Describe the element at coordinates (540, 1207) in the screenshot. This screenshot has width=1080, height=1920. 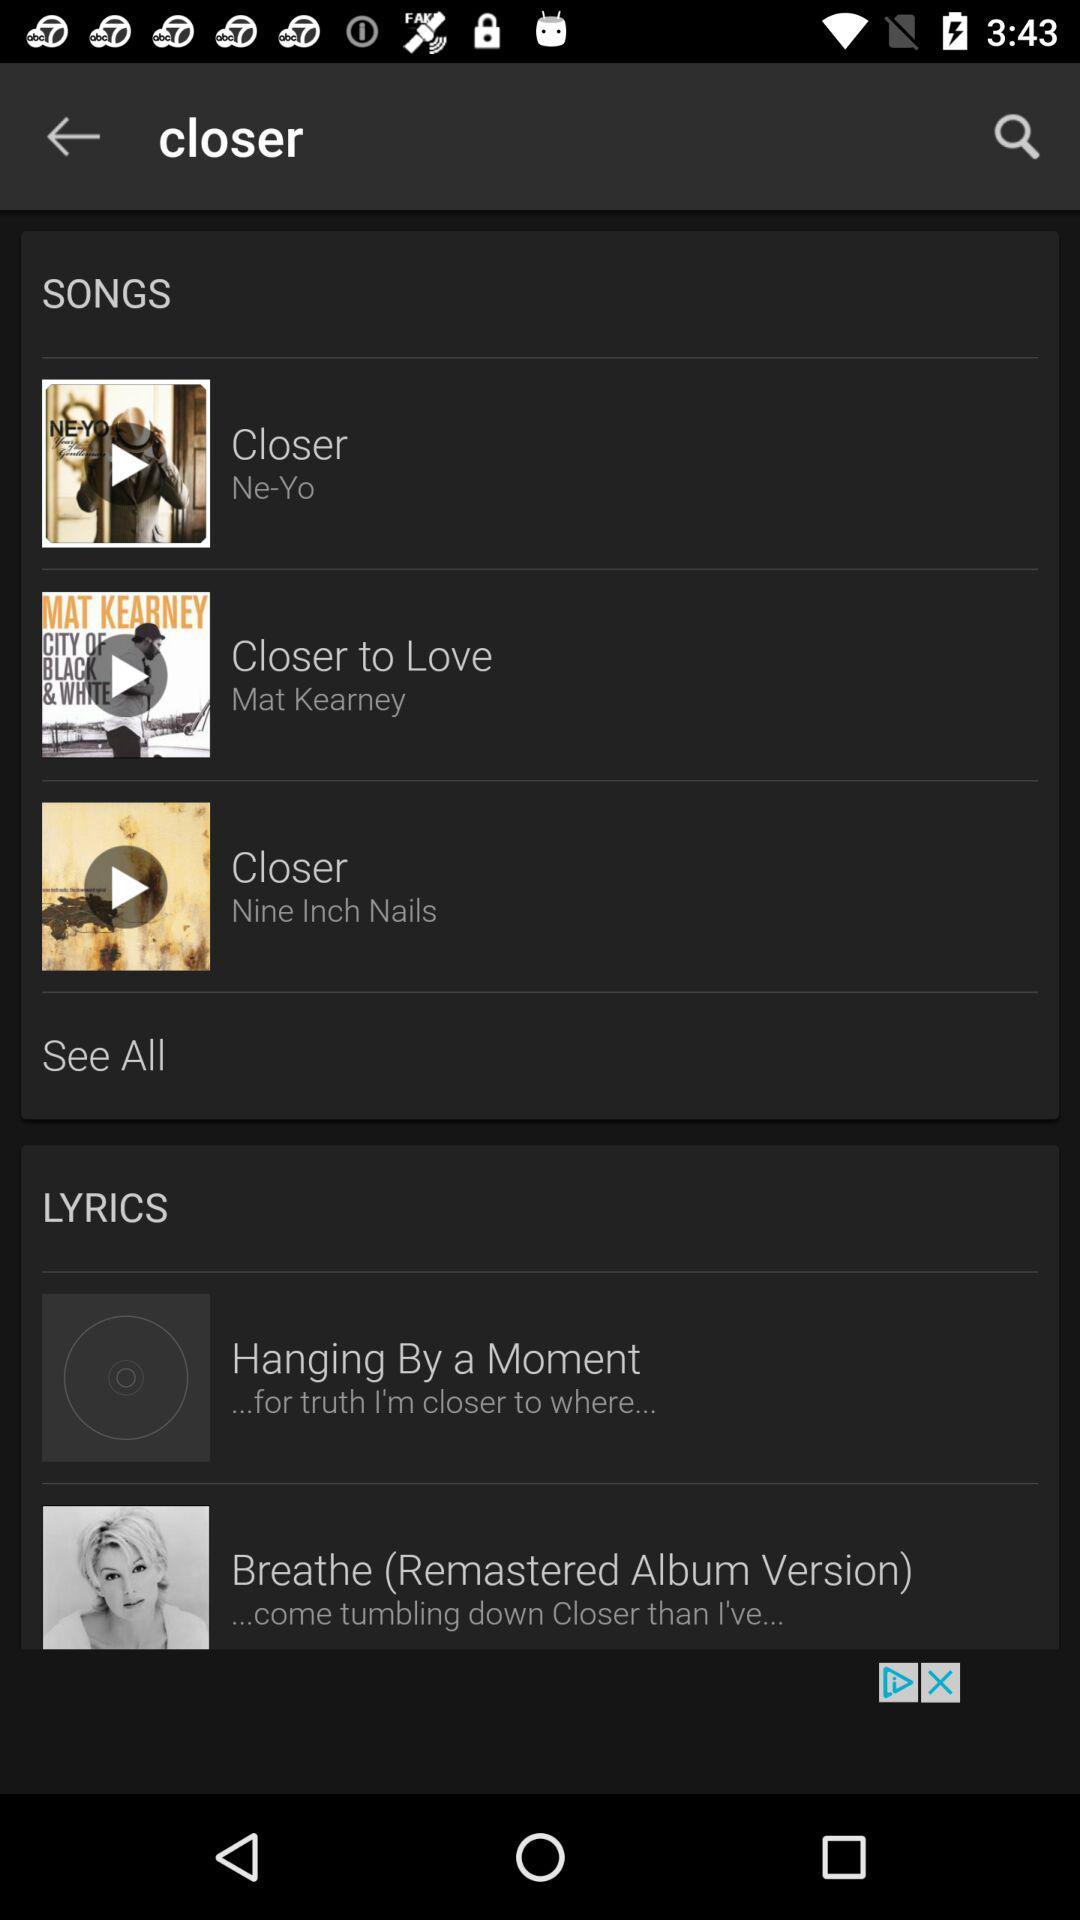
I see `the lyrics` at that location.